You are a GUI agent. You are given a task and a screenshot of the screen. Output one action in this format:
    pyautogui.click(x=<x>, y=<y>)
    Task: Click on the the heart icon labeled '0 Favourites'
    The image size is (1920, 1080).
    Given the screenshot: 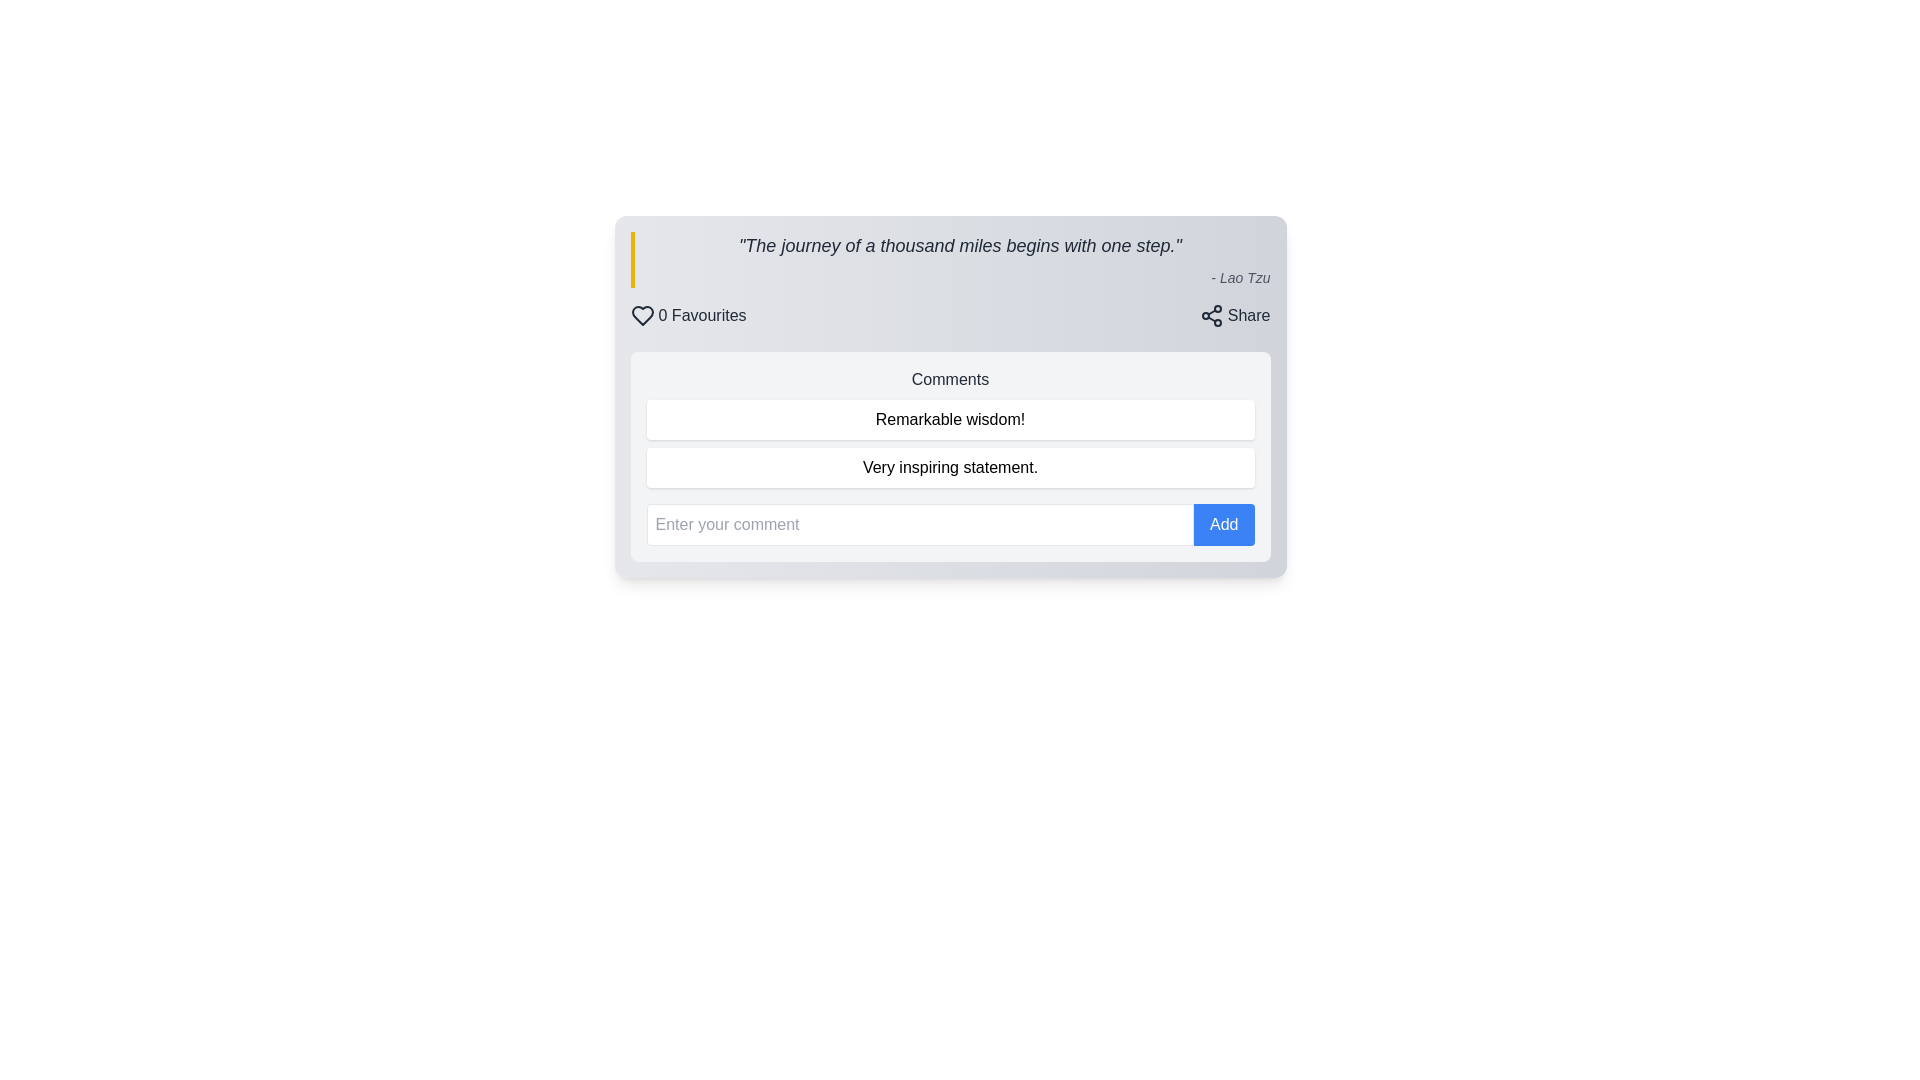 What is the action you would take?
    pyautogui.click(x=688, y=315)
    